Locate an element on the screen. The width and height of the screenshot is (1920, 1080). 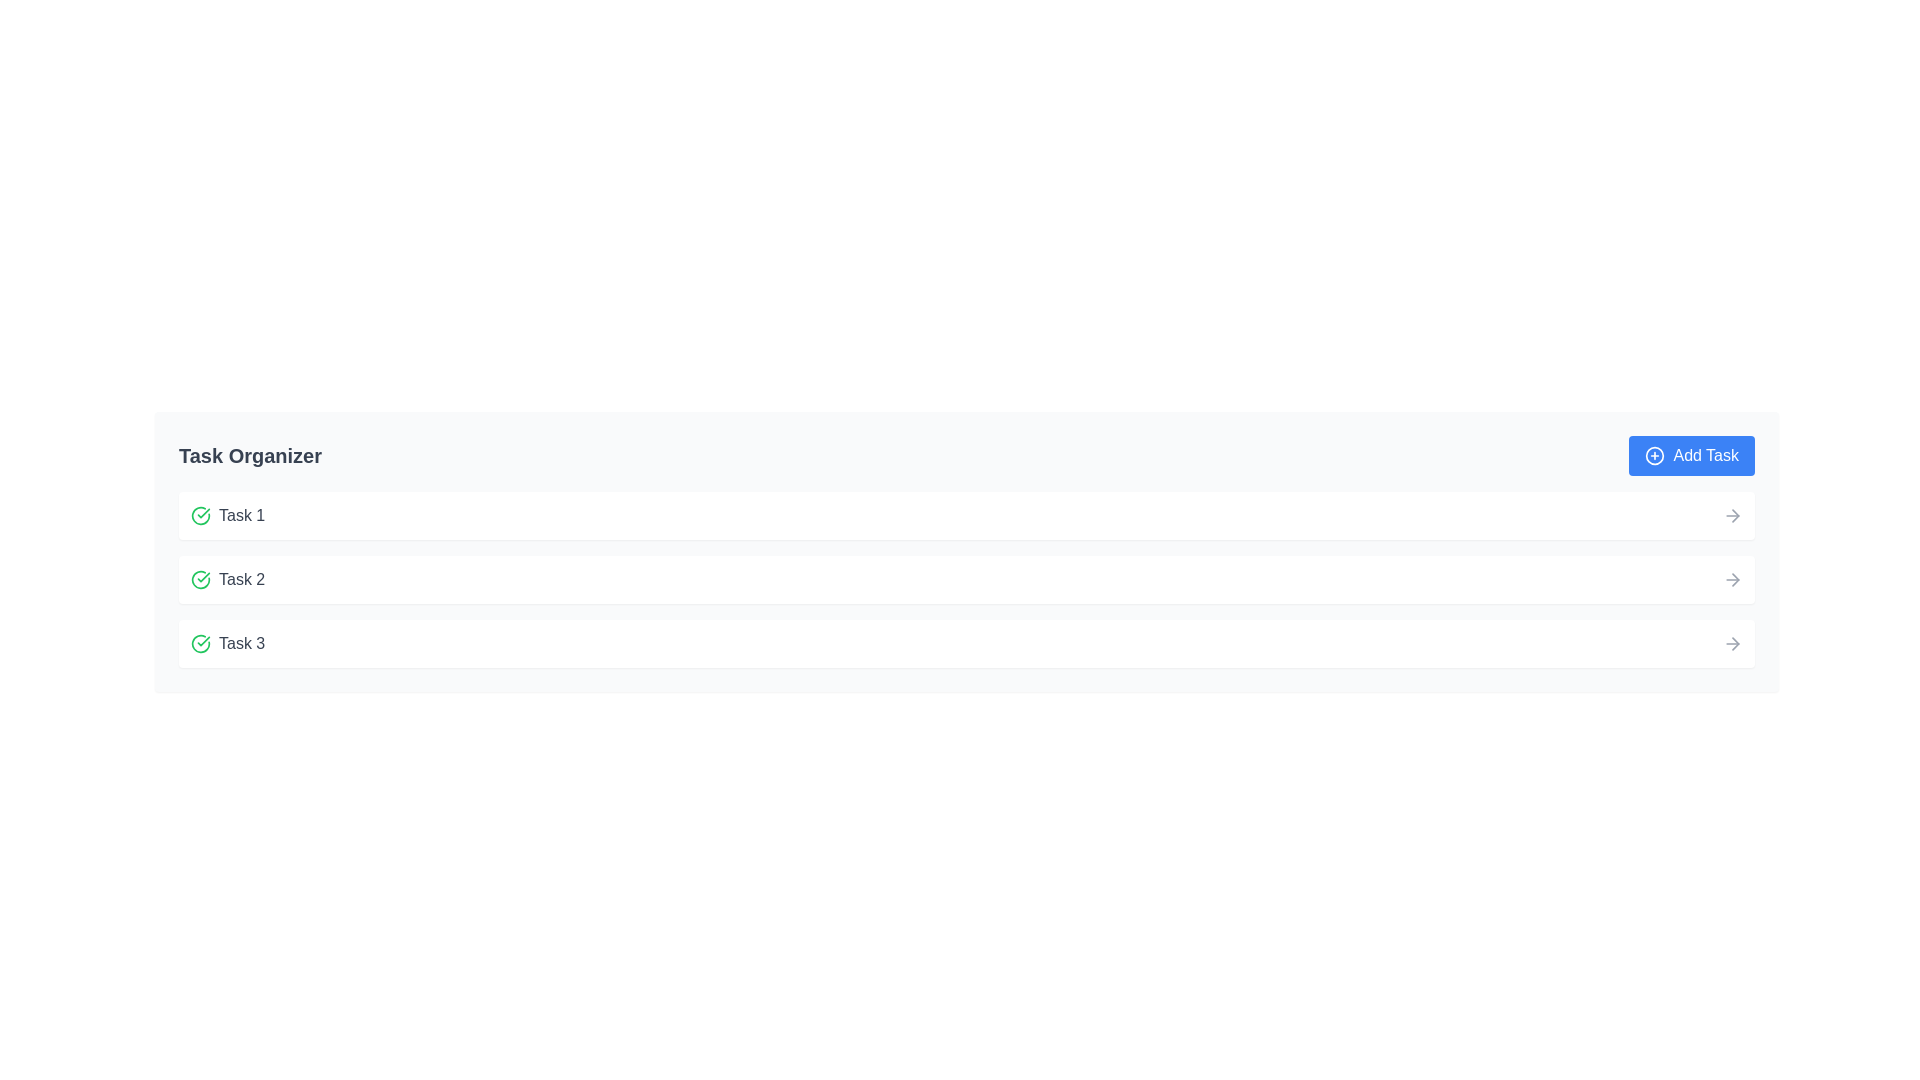
properties of the SVG icon that indicates the completion status of 'Task 1', located at the leftmost part of the row is located at coordinates (201, 515).